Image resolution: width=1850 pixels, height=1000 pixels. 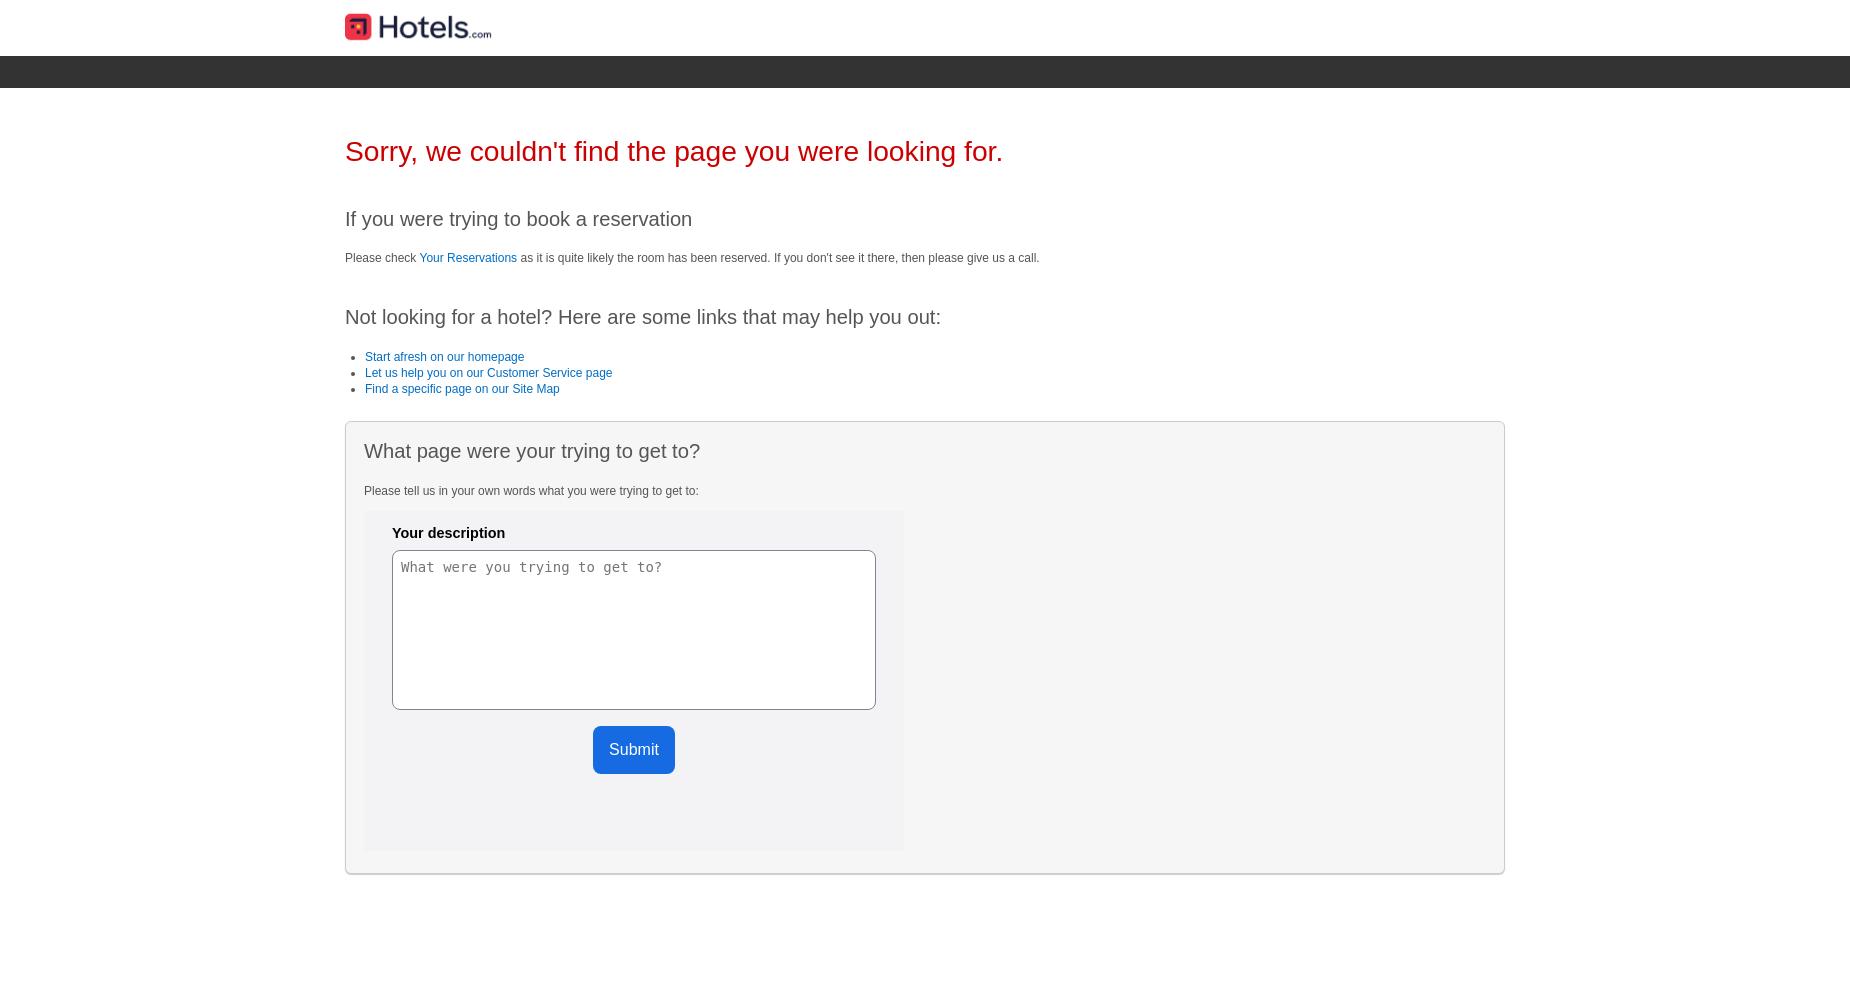 What do you see at coordinates (381, 257) in the screenshot?
I see `'Please check'` at bounding box center [381, 257].